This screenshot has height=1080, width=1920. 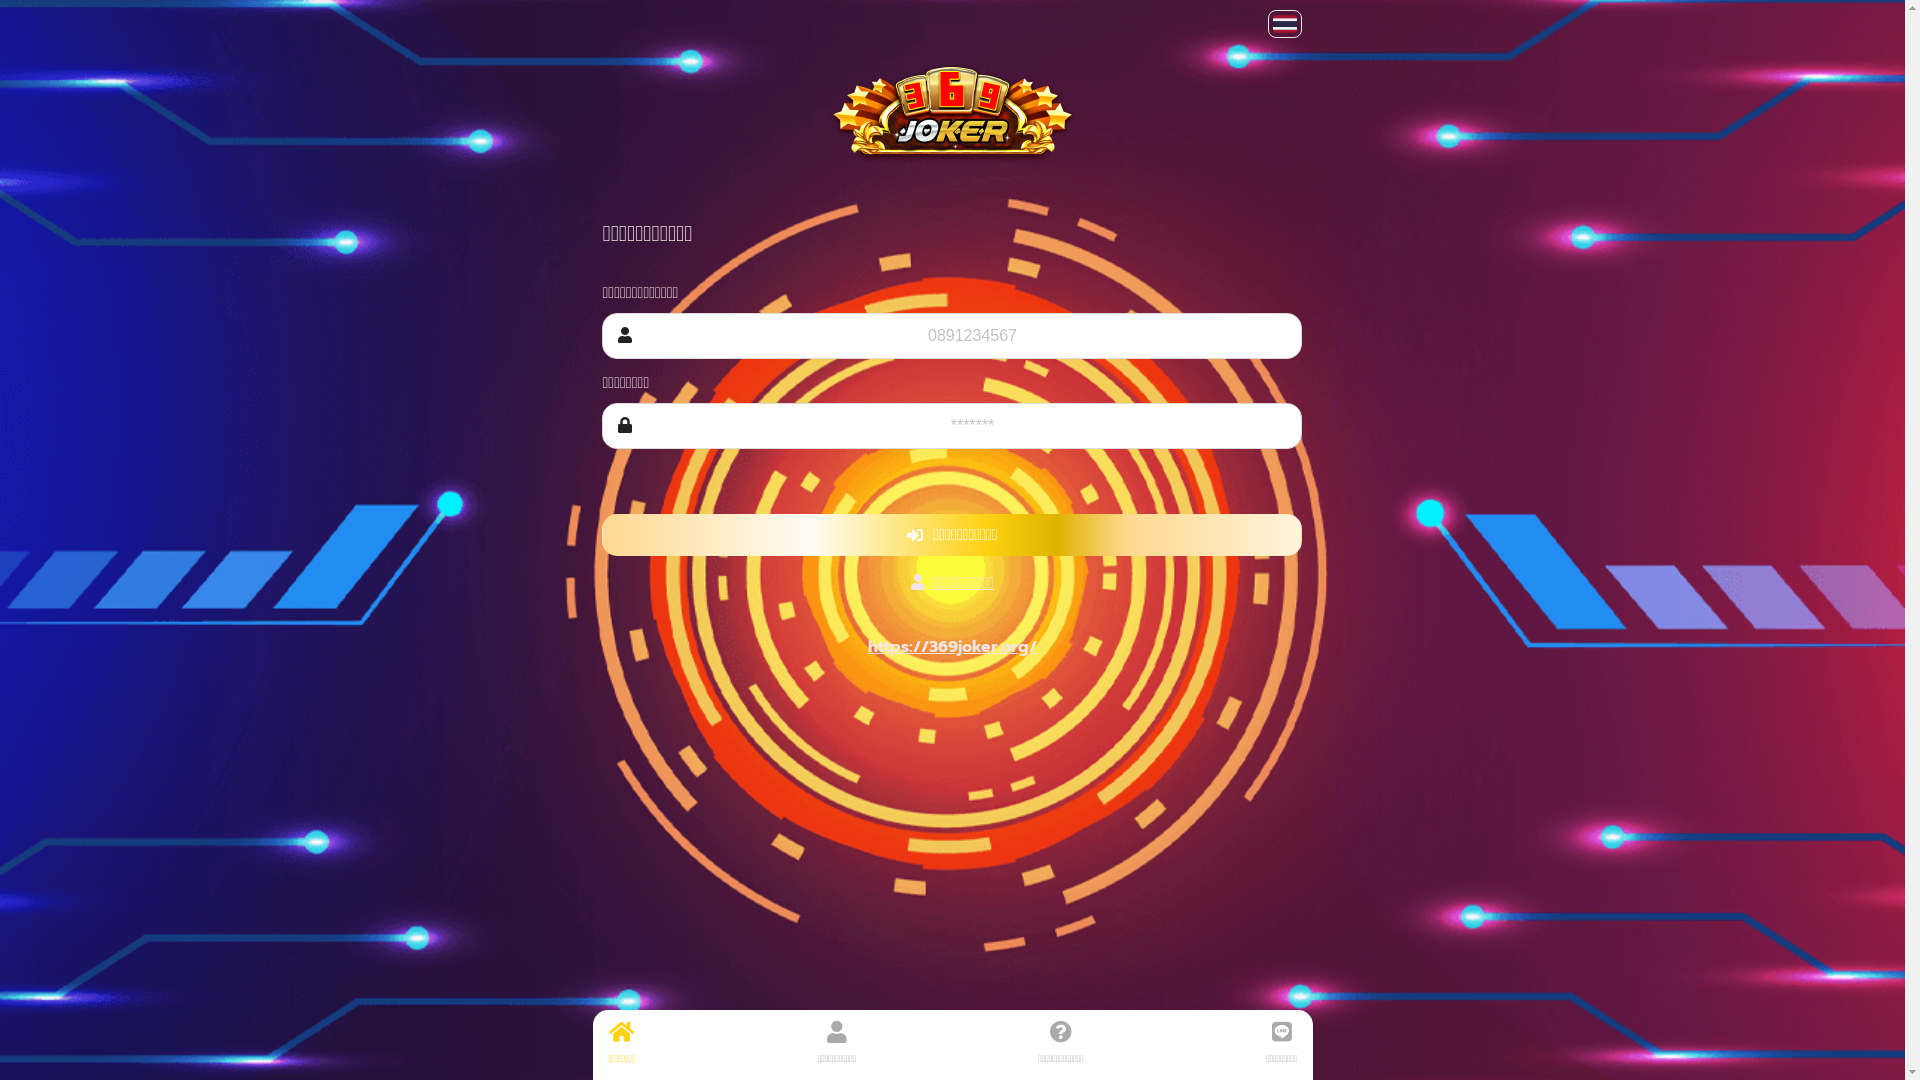 I want to click on 'https://369joker.org/', so click(x=951, y=647).